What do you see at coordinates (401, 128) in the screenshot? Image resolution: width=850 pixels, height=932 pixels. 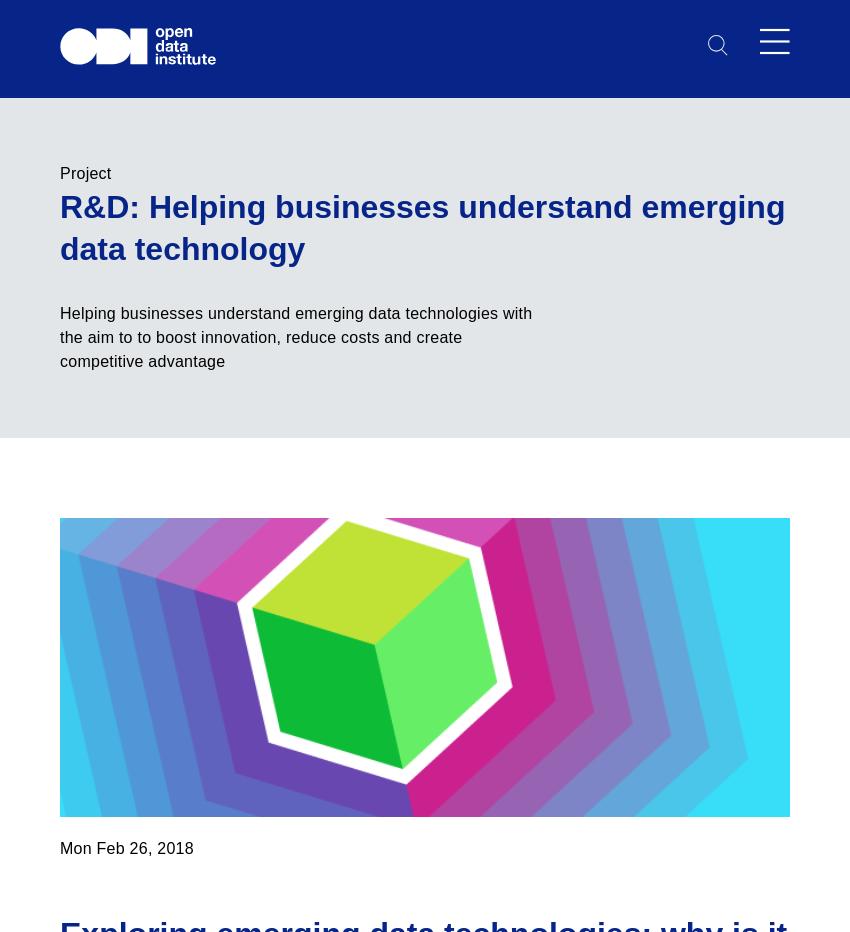 I see `'How can smart contracts be useful for businesses?'` at bounding box center [401, 128].